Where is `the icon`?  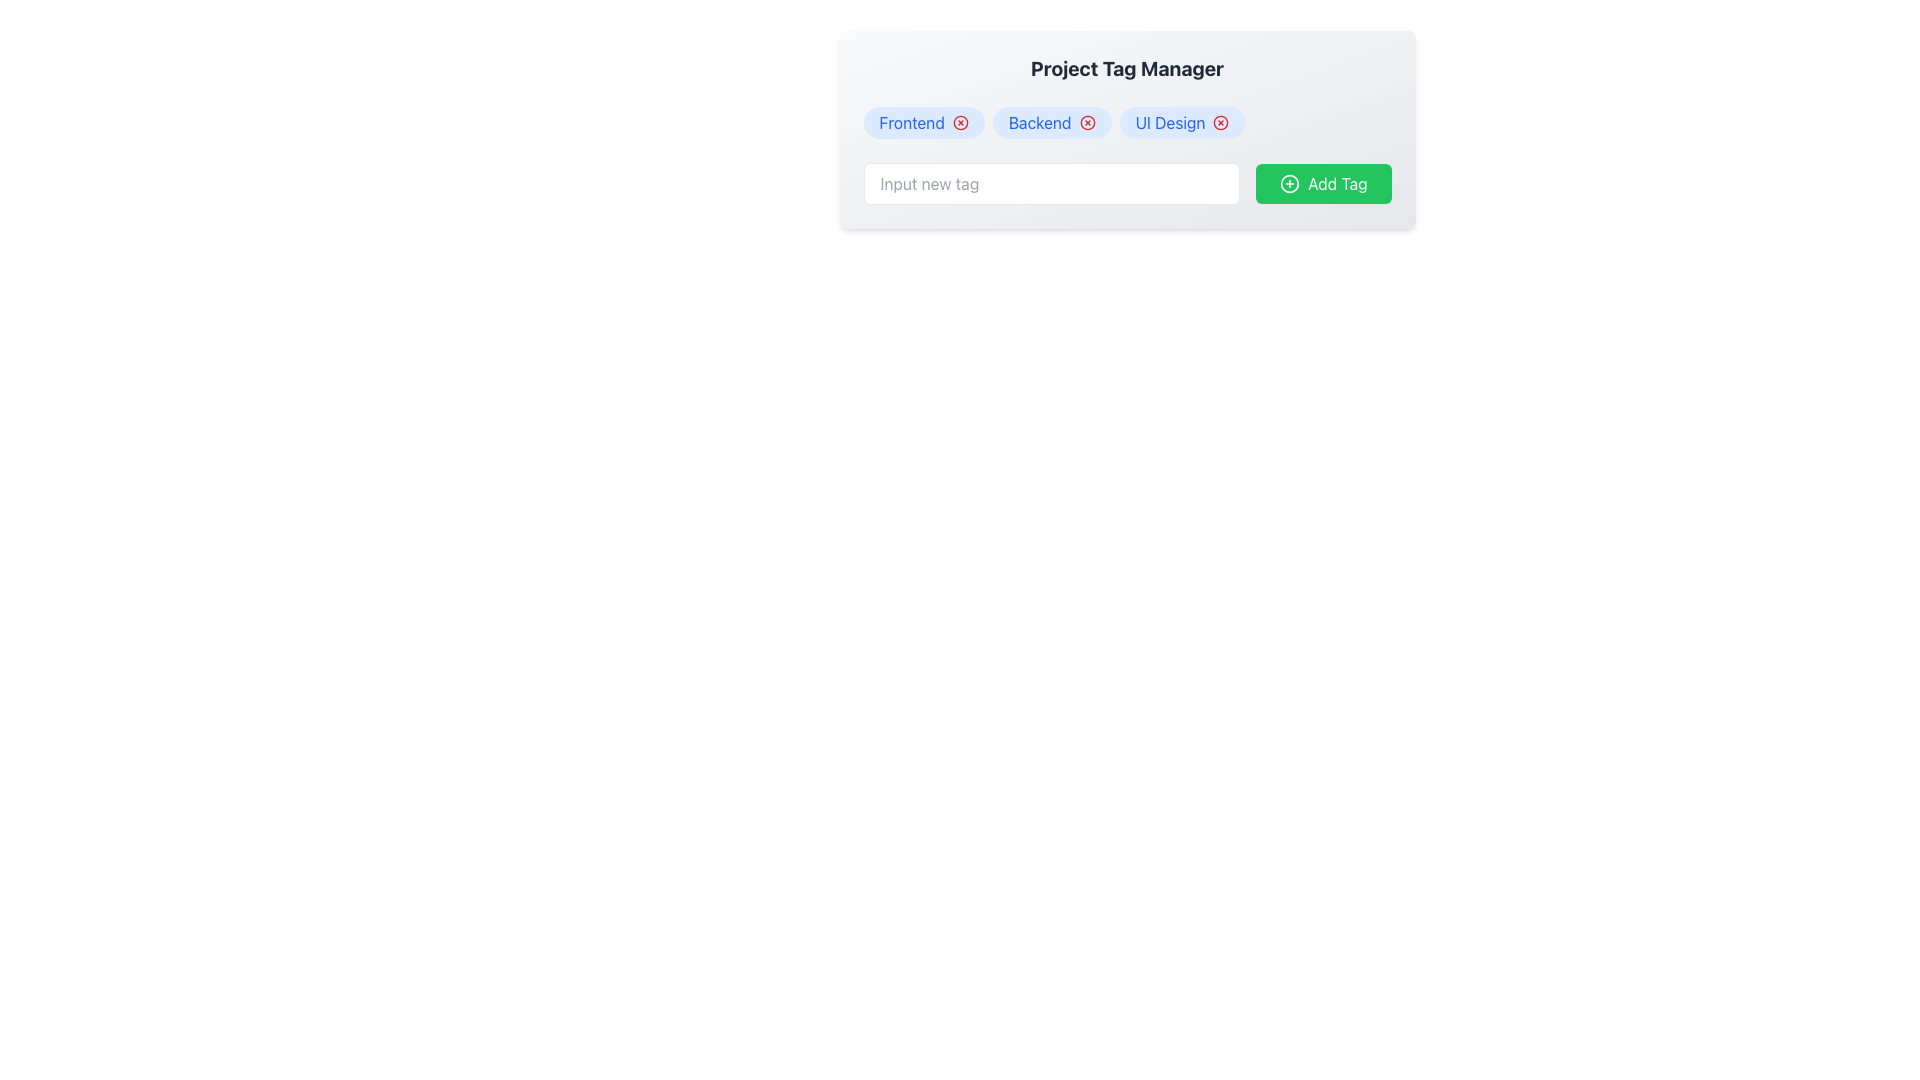
the icon is located at coordinates (1086, 123).